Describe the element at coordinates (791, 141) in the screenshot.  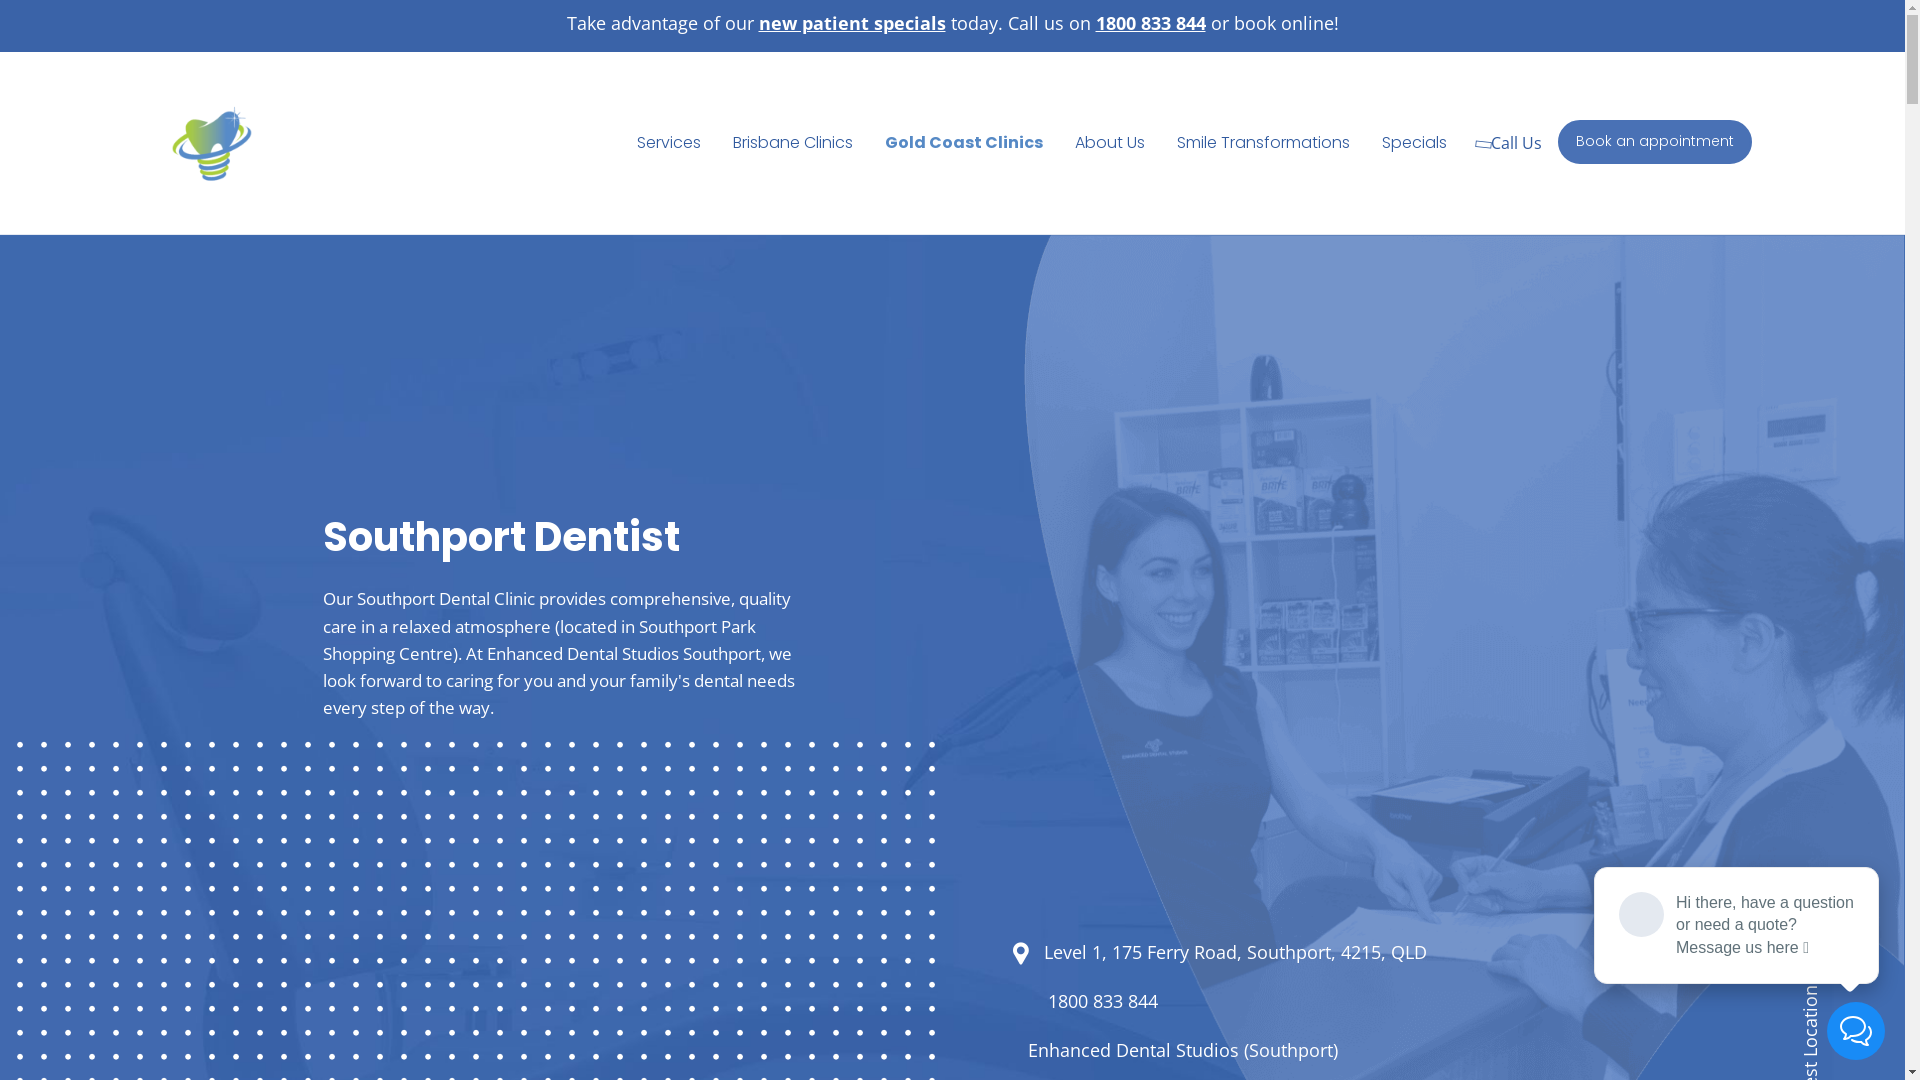
I see `'Brisbane Clinics'` at that location.